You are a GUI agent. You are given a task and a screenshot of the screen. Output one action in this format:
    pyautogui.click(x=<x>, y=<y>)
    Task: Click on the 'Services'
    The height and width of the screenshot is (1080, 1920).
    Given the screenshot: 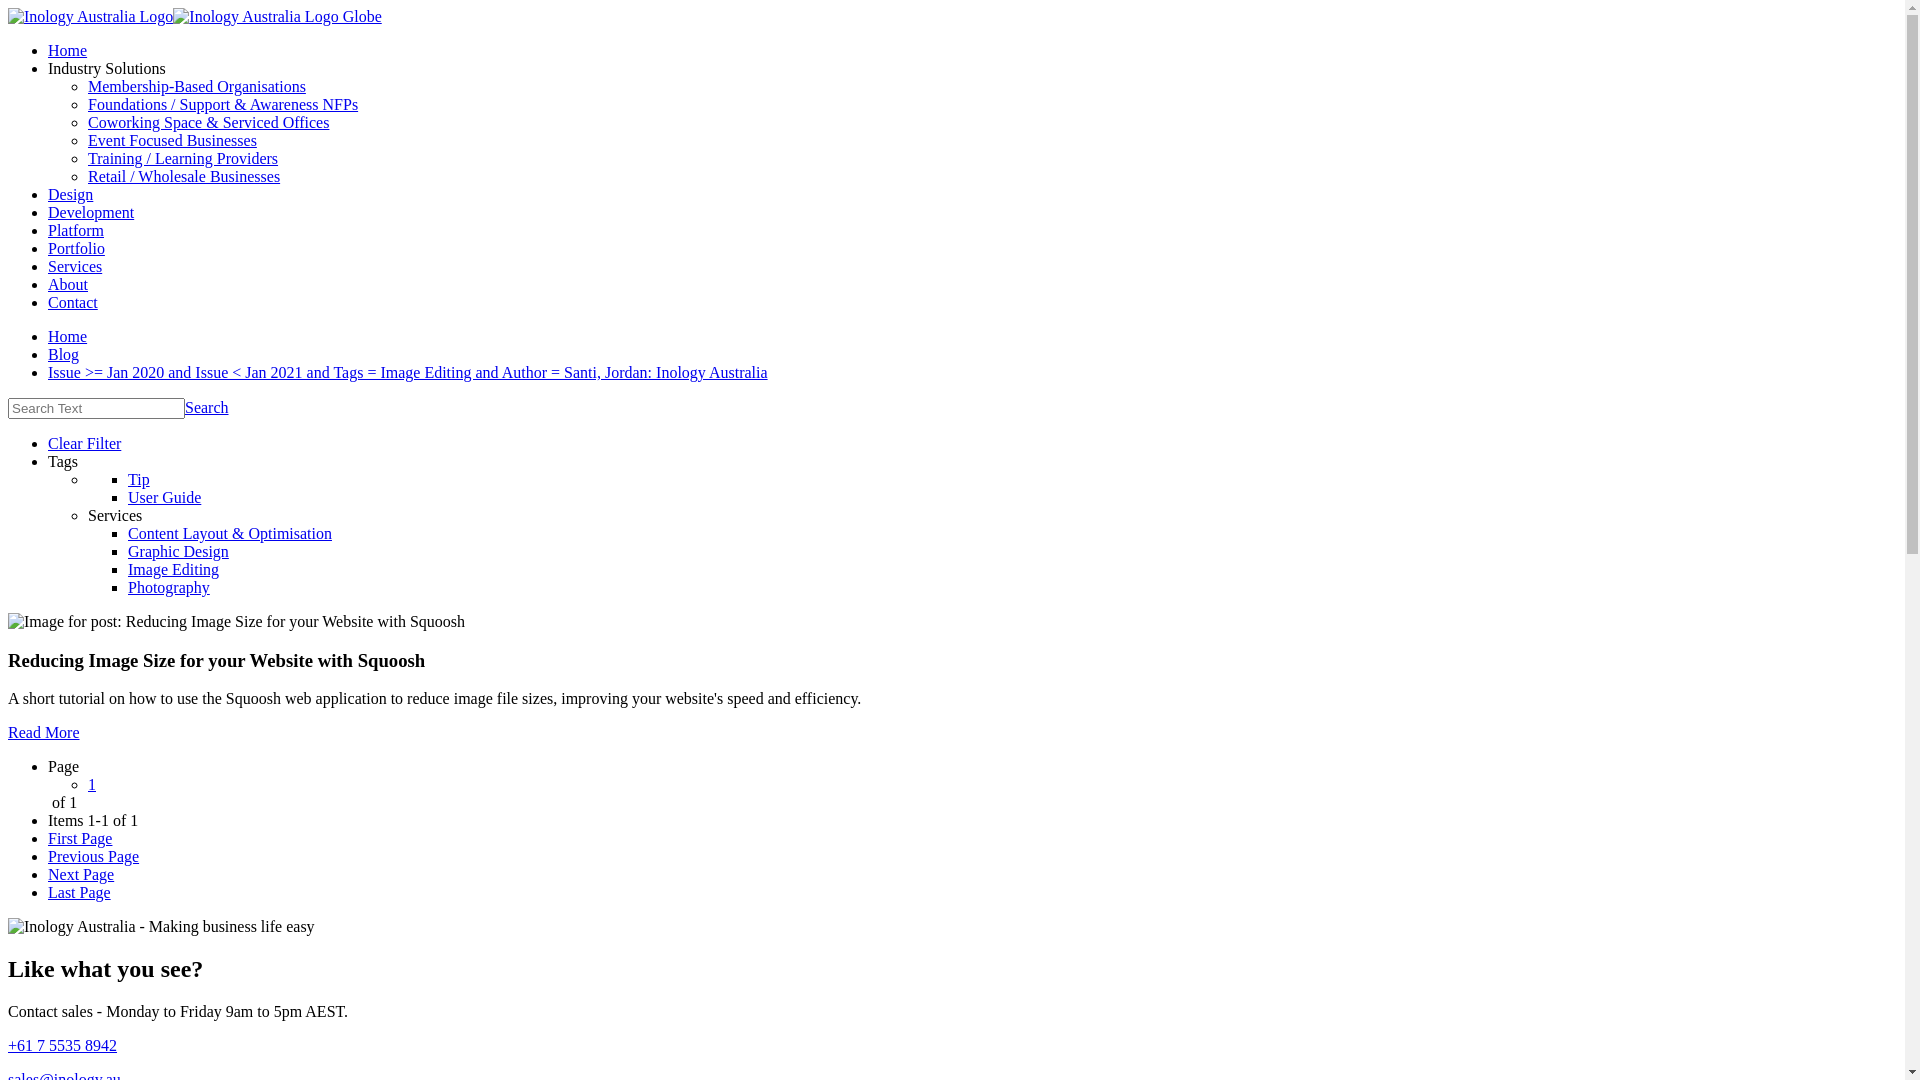 What is the action you would take?
    pyautogui.click(x=75, y=265)
    